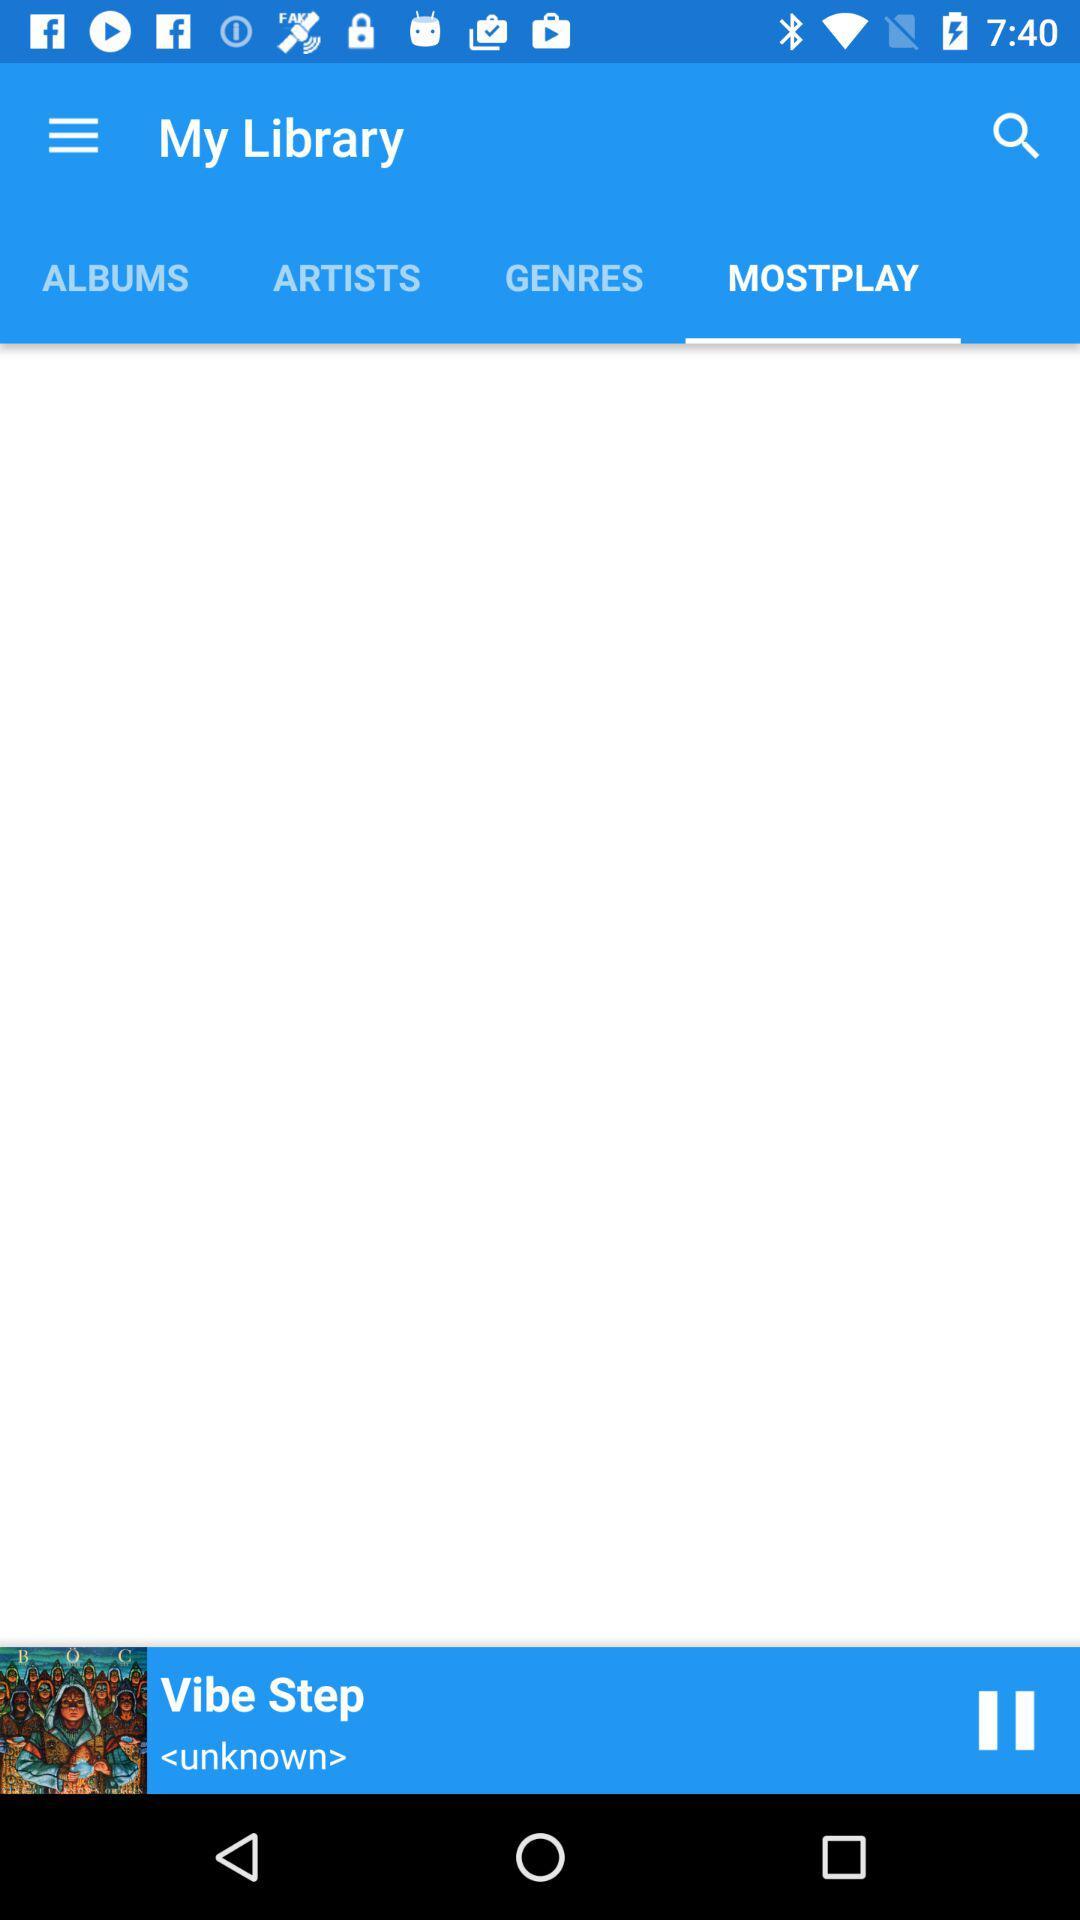  Describe the element at coordinates (1006, 1719) in the screenshot. I see `item next to vibe step icon` at that location.